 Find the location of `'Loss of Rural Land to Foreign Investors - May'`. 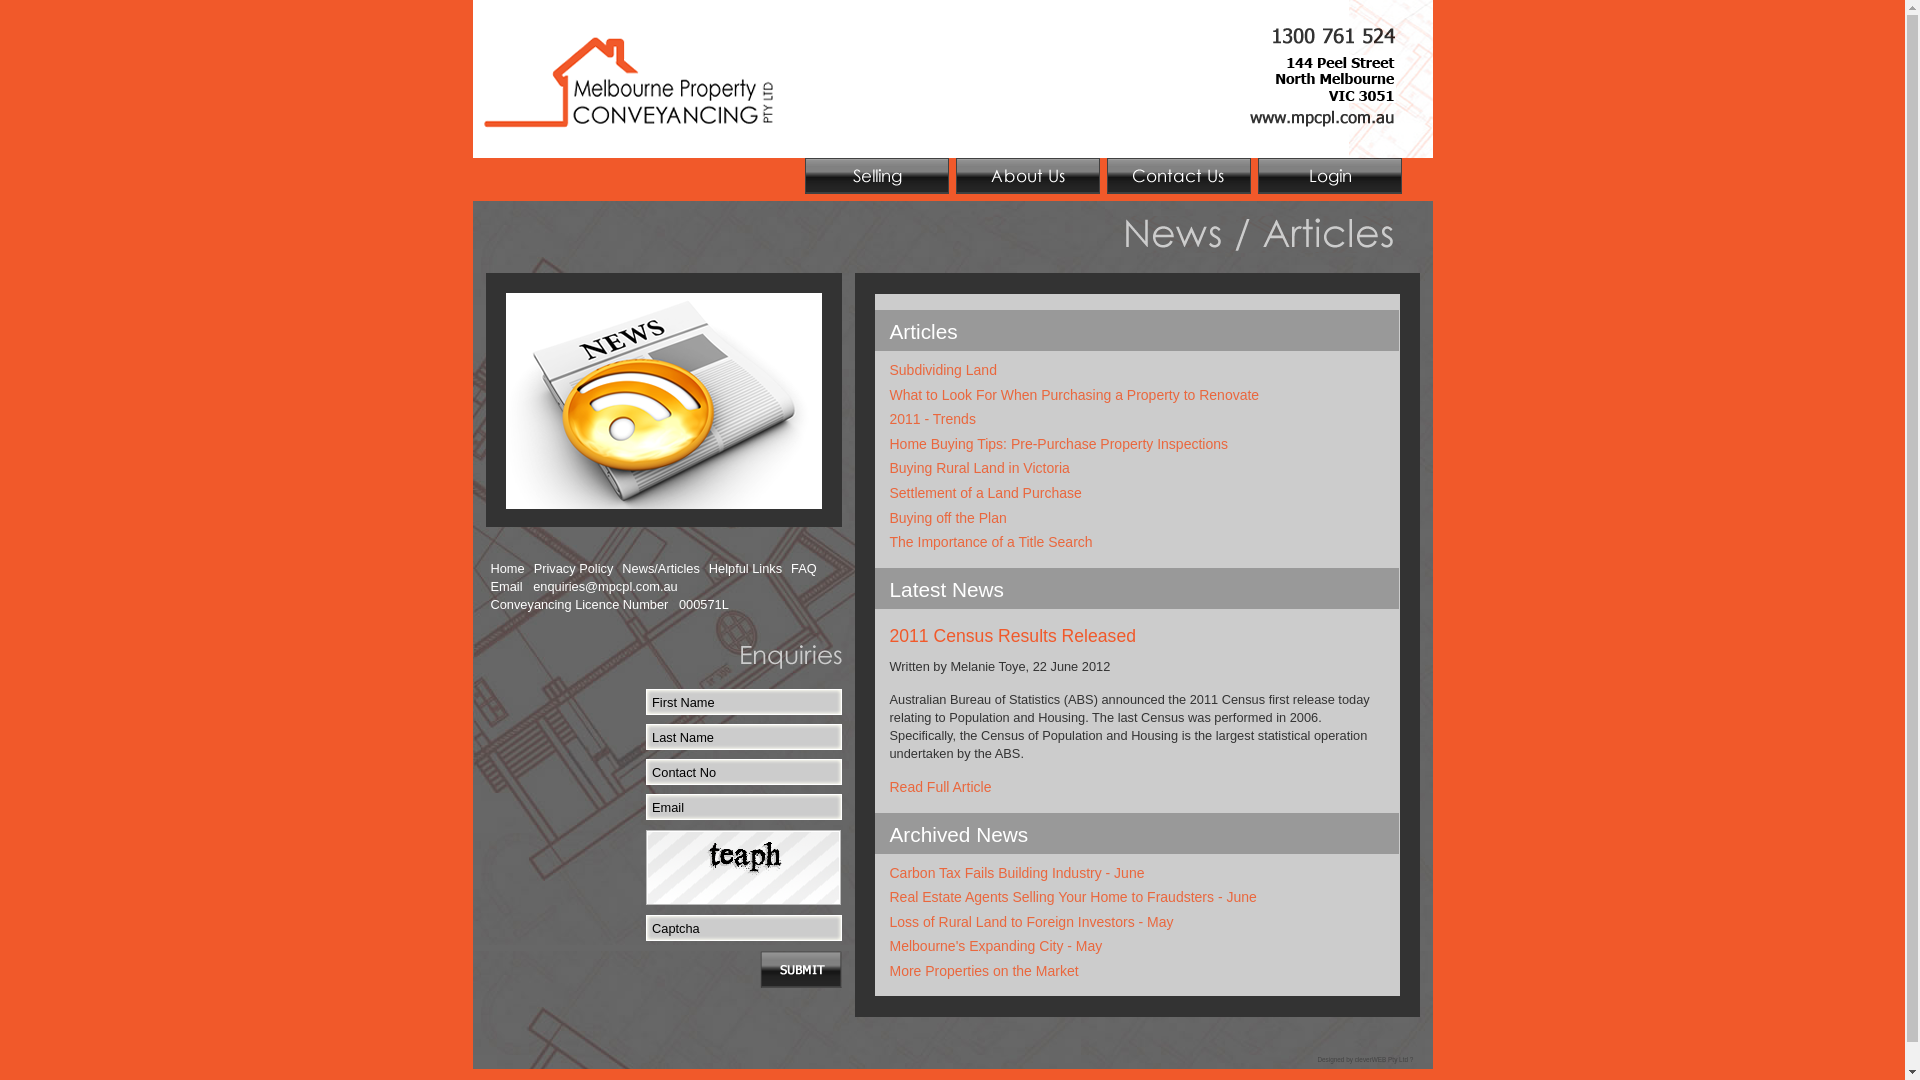

'Loss of Rural Land to Foreign Investors - May' is located at coordinates (888, 921).